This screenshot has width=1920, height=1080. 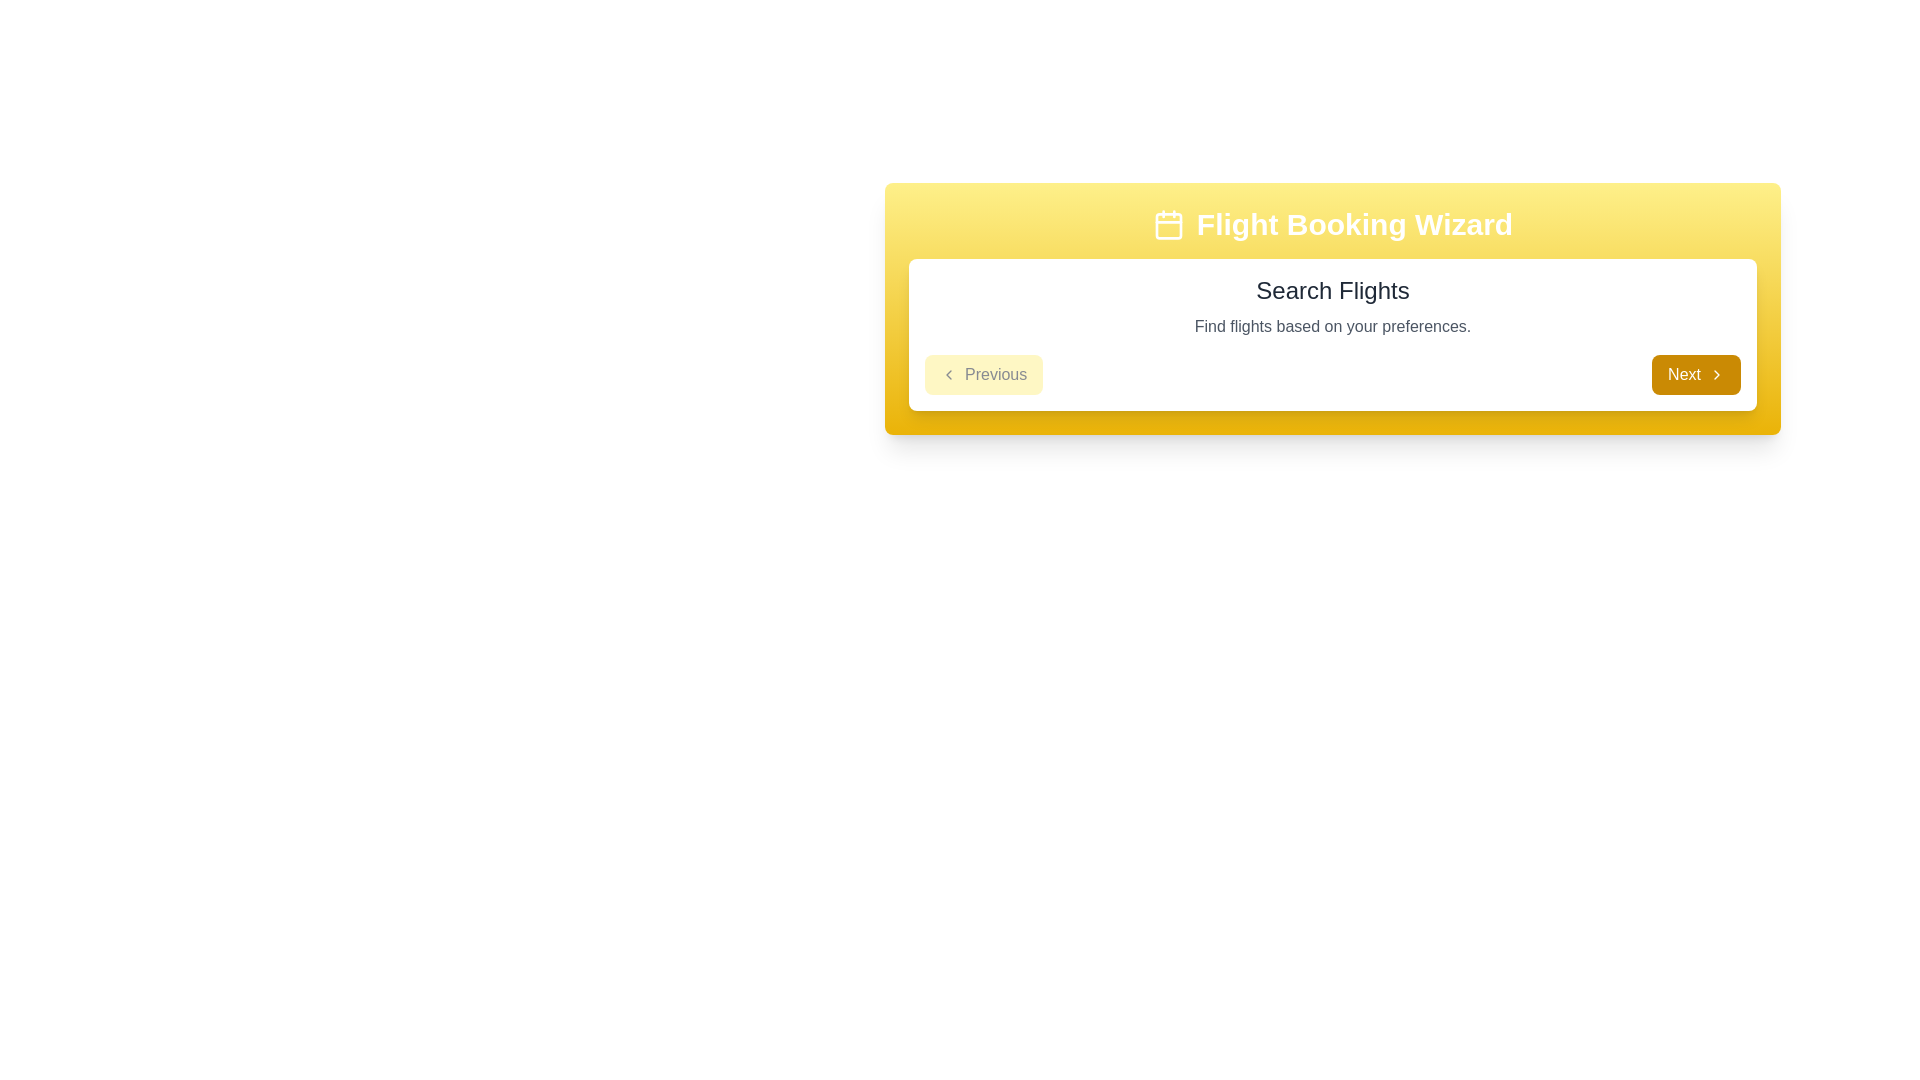 I want to click on the text element that reads 'Find flights based on your preferences.' which is located below the 'Search Flights' header, so click(x=1333, y=326).